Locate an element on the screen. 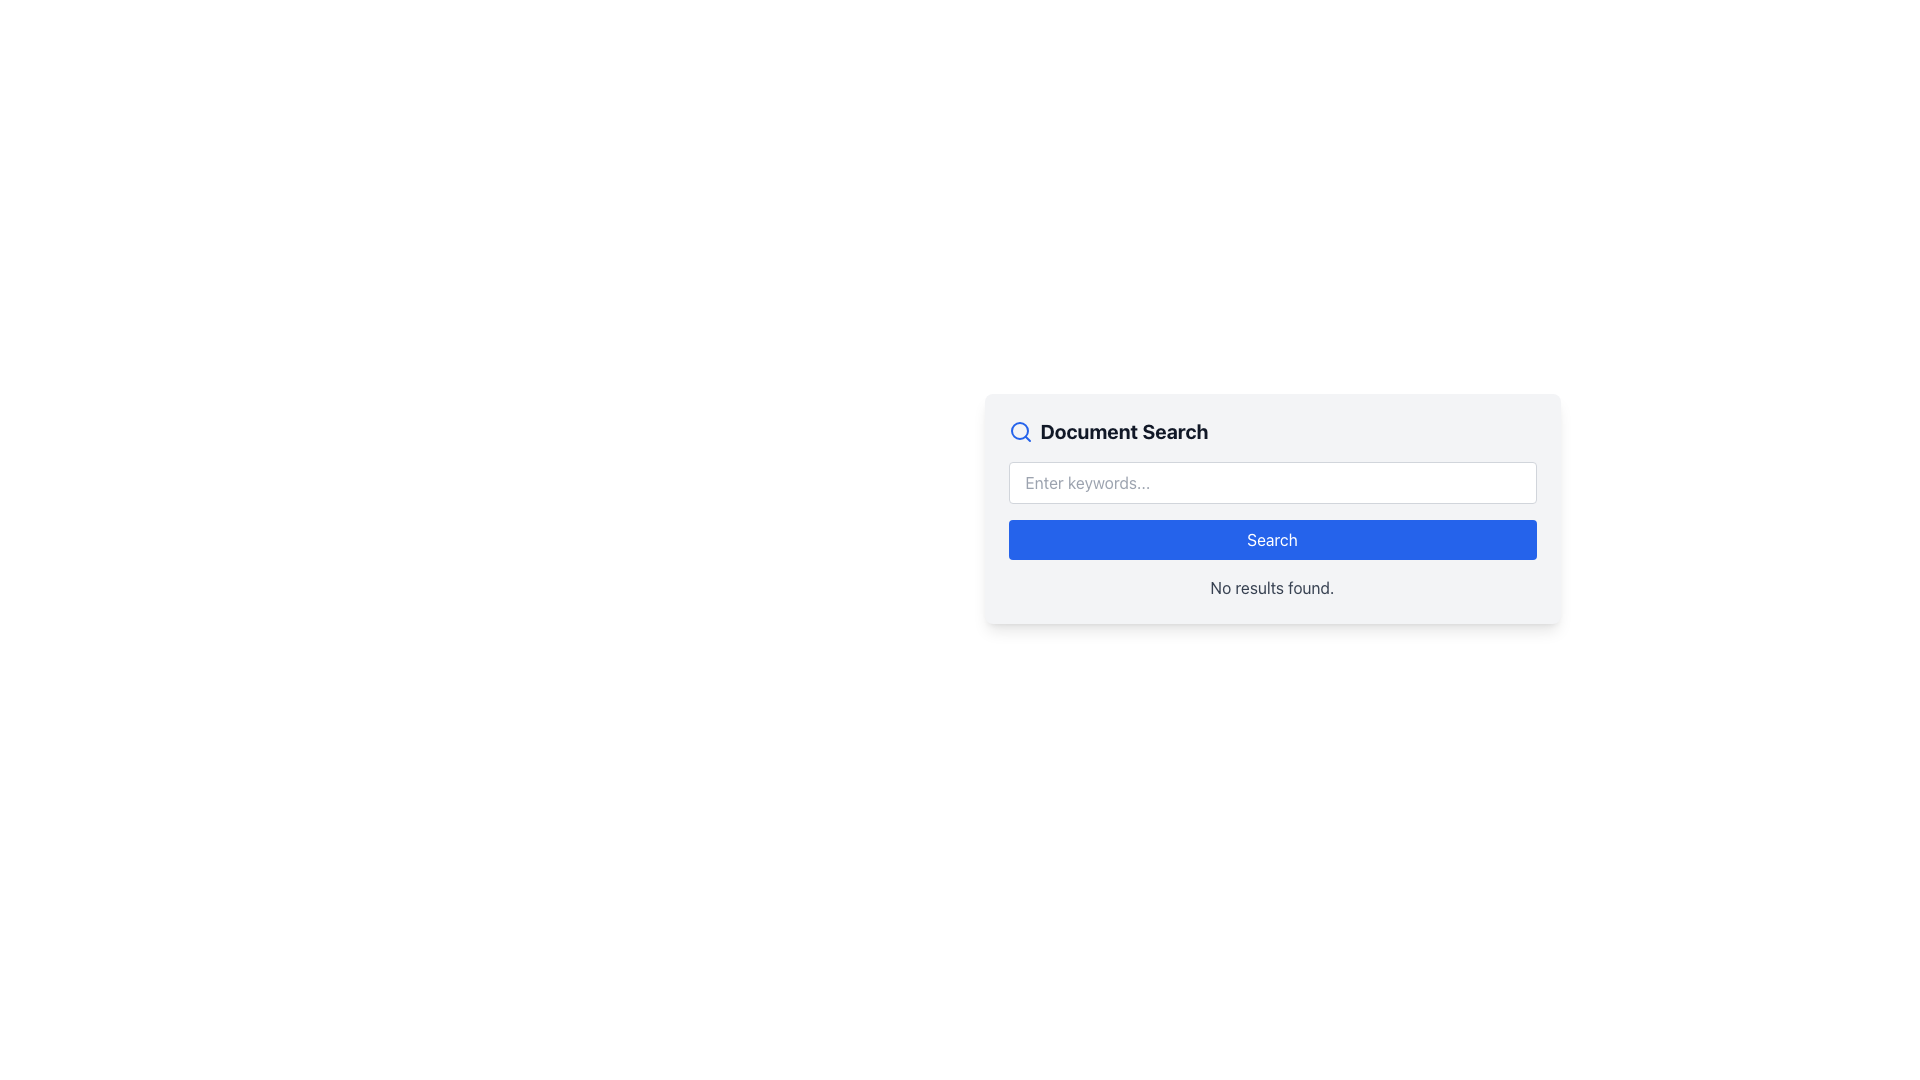 The height and width of the screenshot is (1080, 1920). the Text Label that serves as a title for the document search feature, located near the top-left section of the search panel, to the right of the blue magnifying glass icon is located at coordinates (1124, 431).